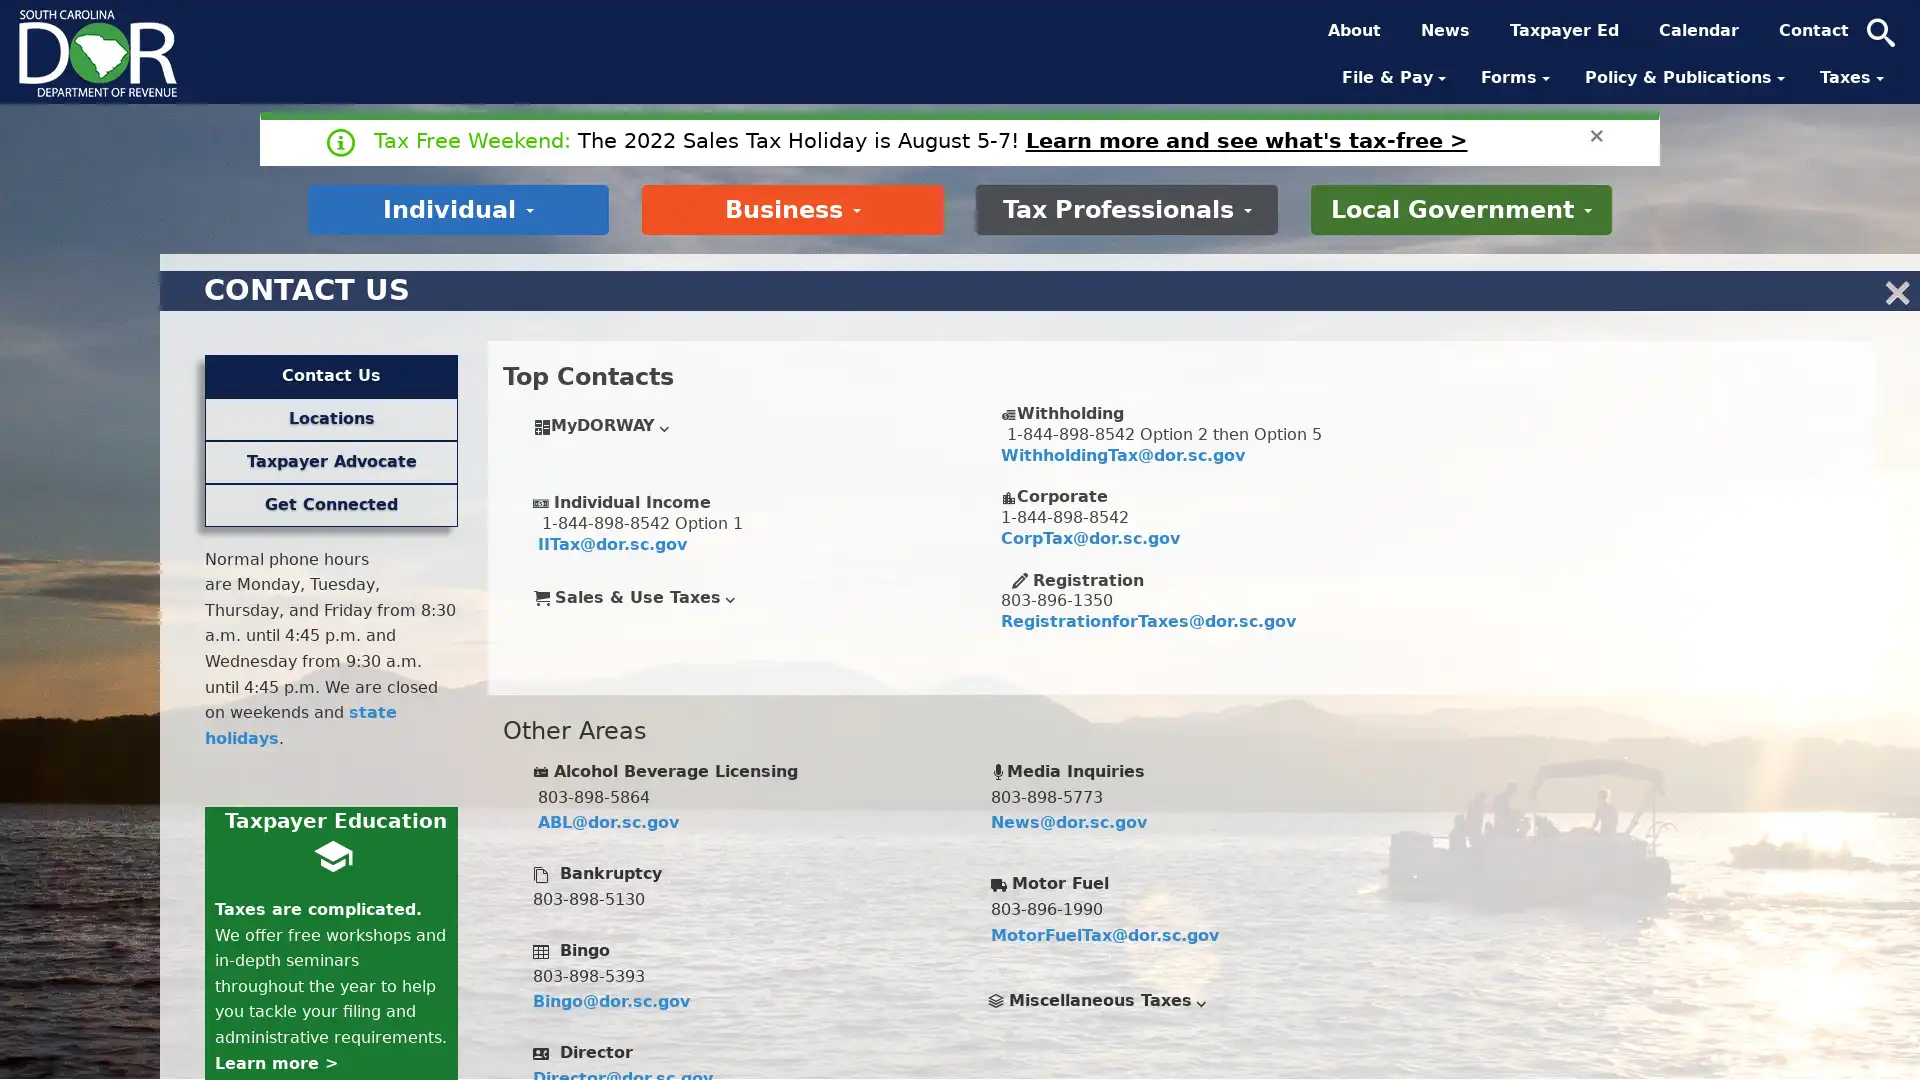  What do you see at coordinates (1395, 76) in the screenshot?
I see `File & Pay` at bounding box center [1395, 76].